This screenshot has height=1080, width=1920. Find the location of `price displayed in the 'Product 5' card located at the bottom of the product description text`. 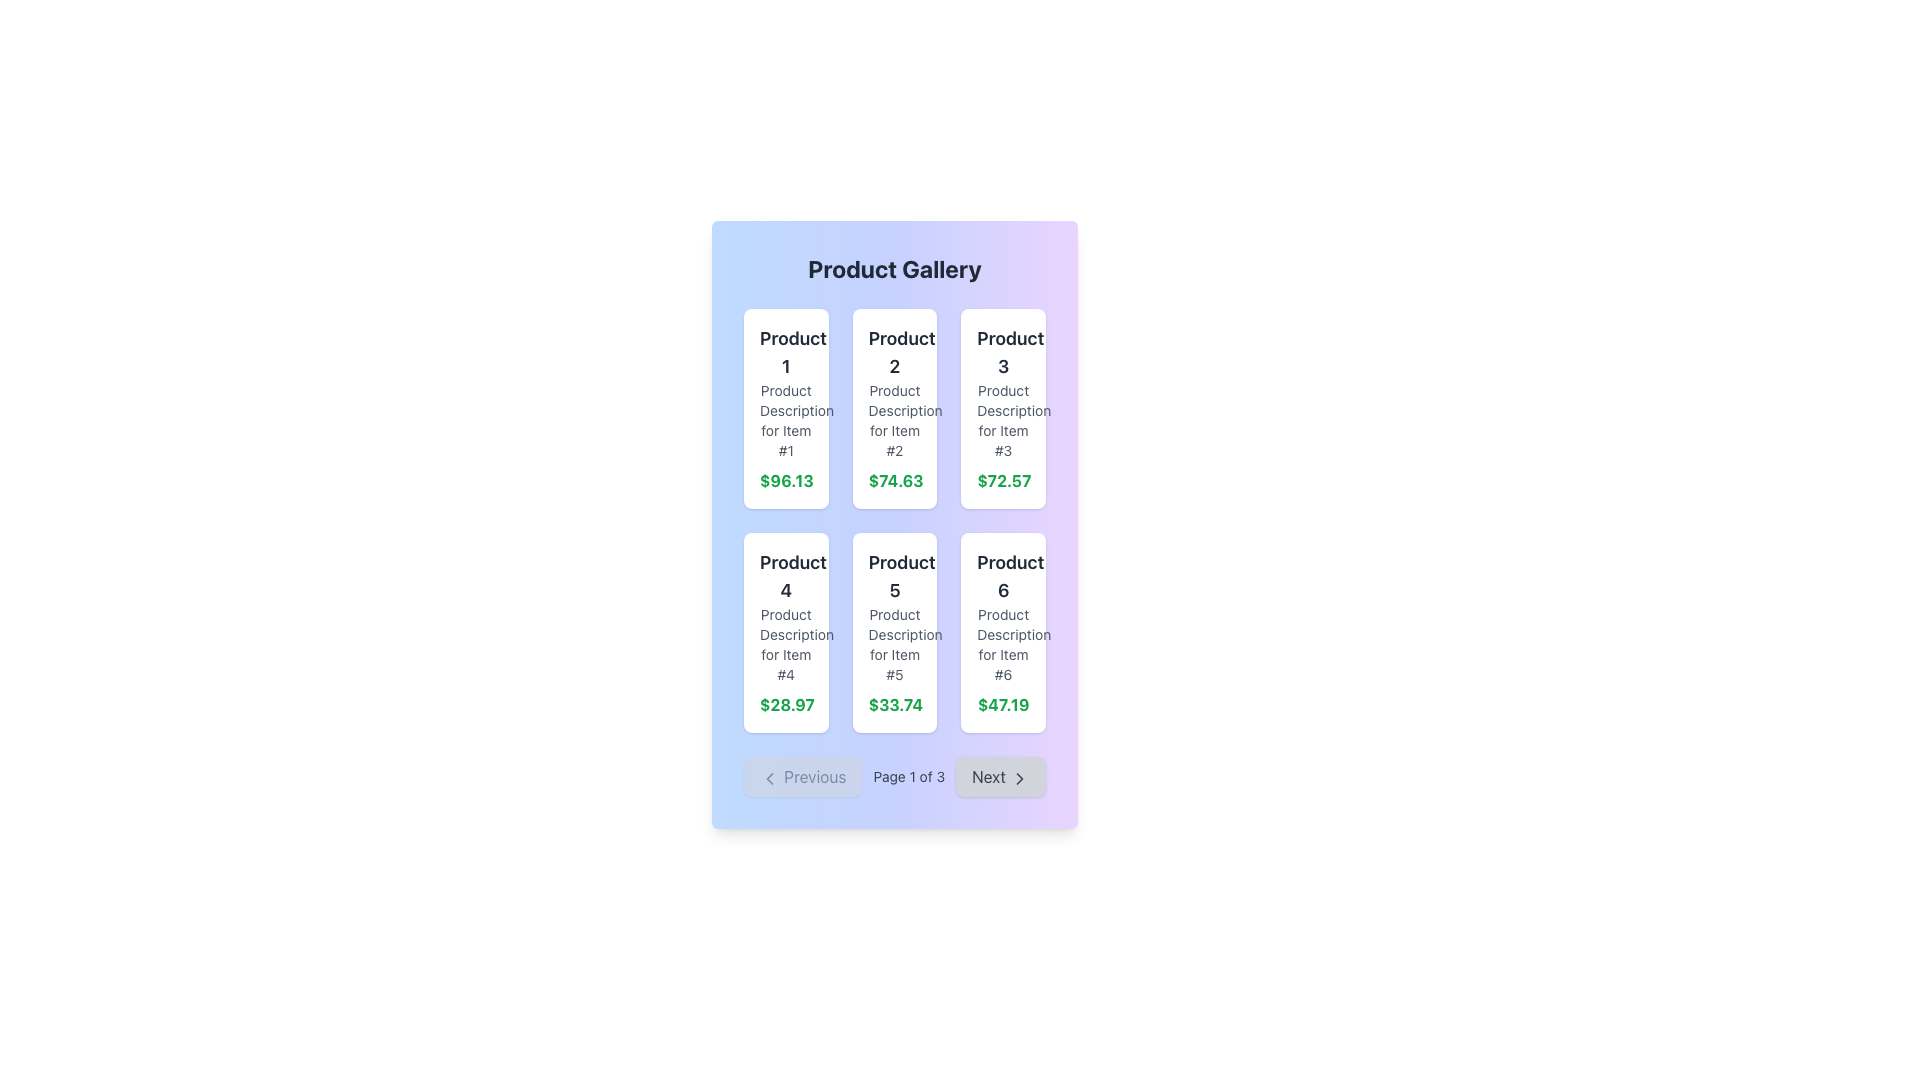

price displayed in the 'Product 5' card located at the bottom of the product description text is located at coordinates (893, 704).